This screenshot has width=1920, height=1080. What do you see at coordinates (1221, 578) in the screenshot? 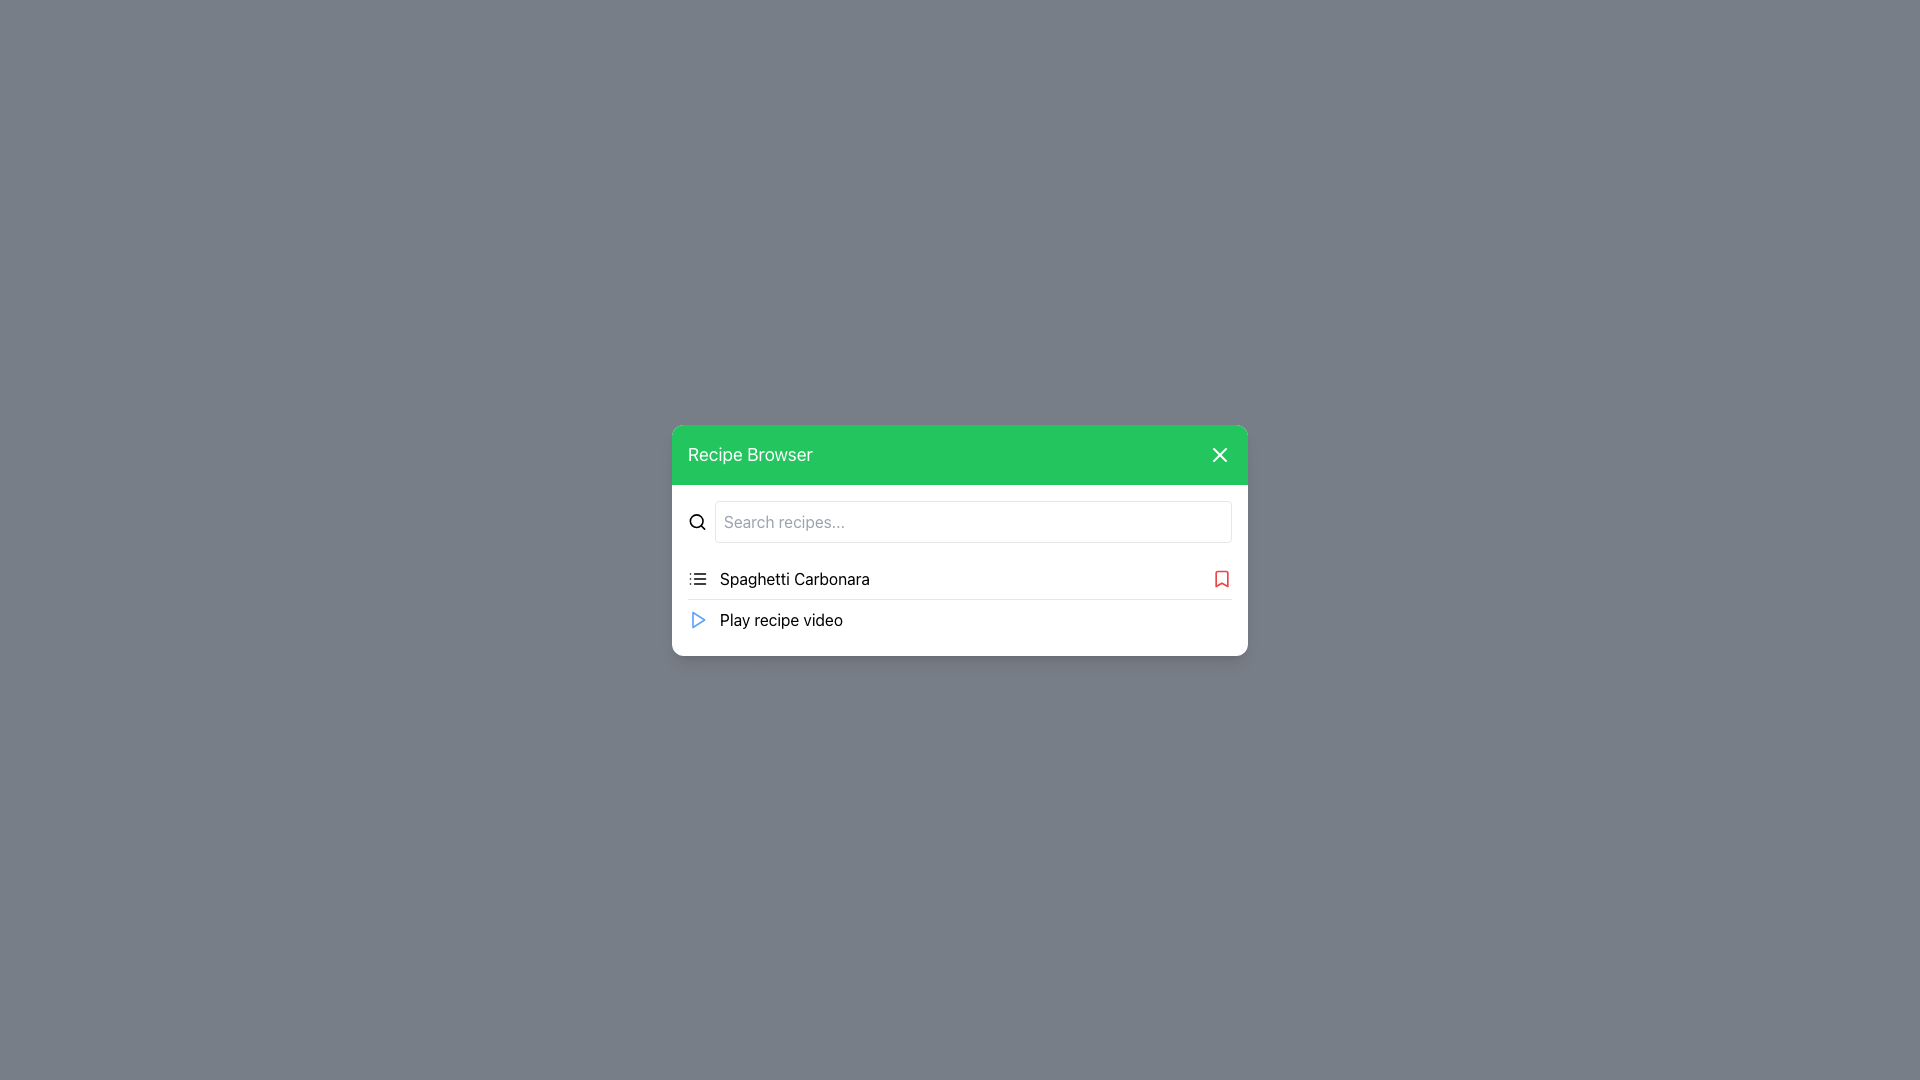
I see `the icon button located to the far right of the text 'Spaghetti Carbonara'` at bounding box center [1221, 578].